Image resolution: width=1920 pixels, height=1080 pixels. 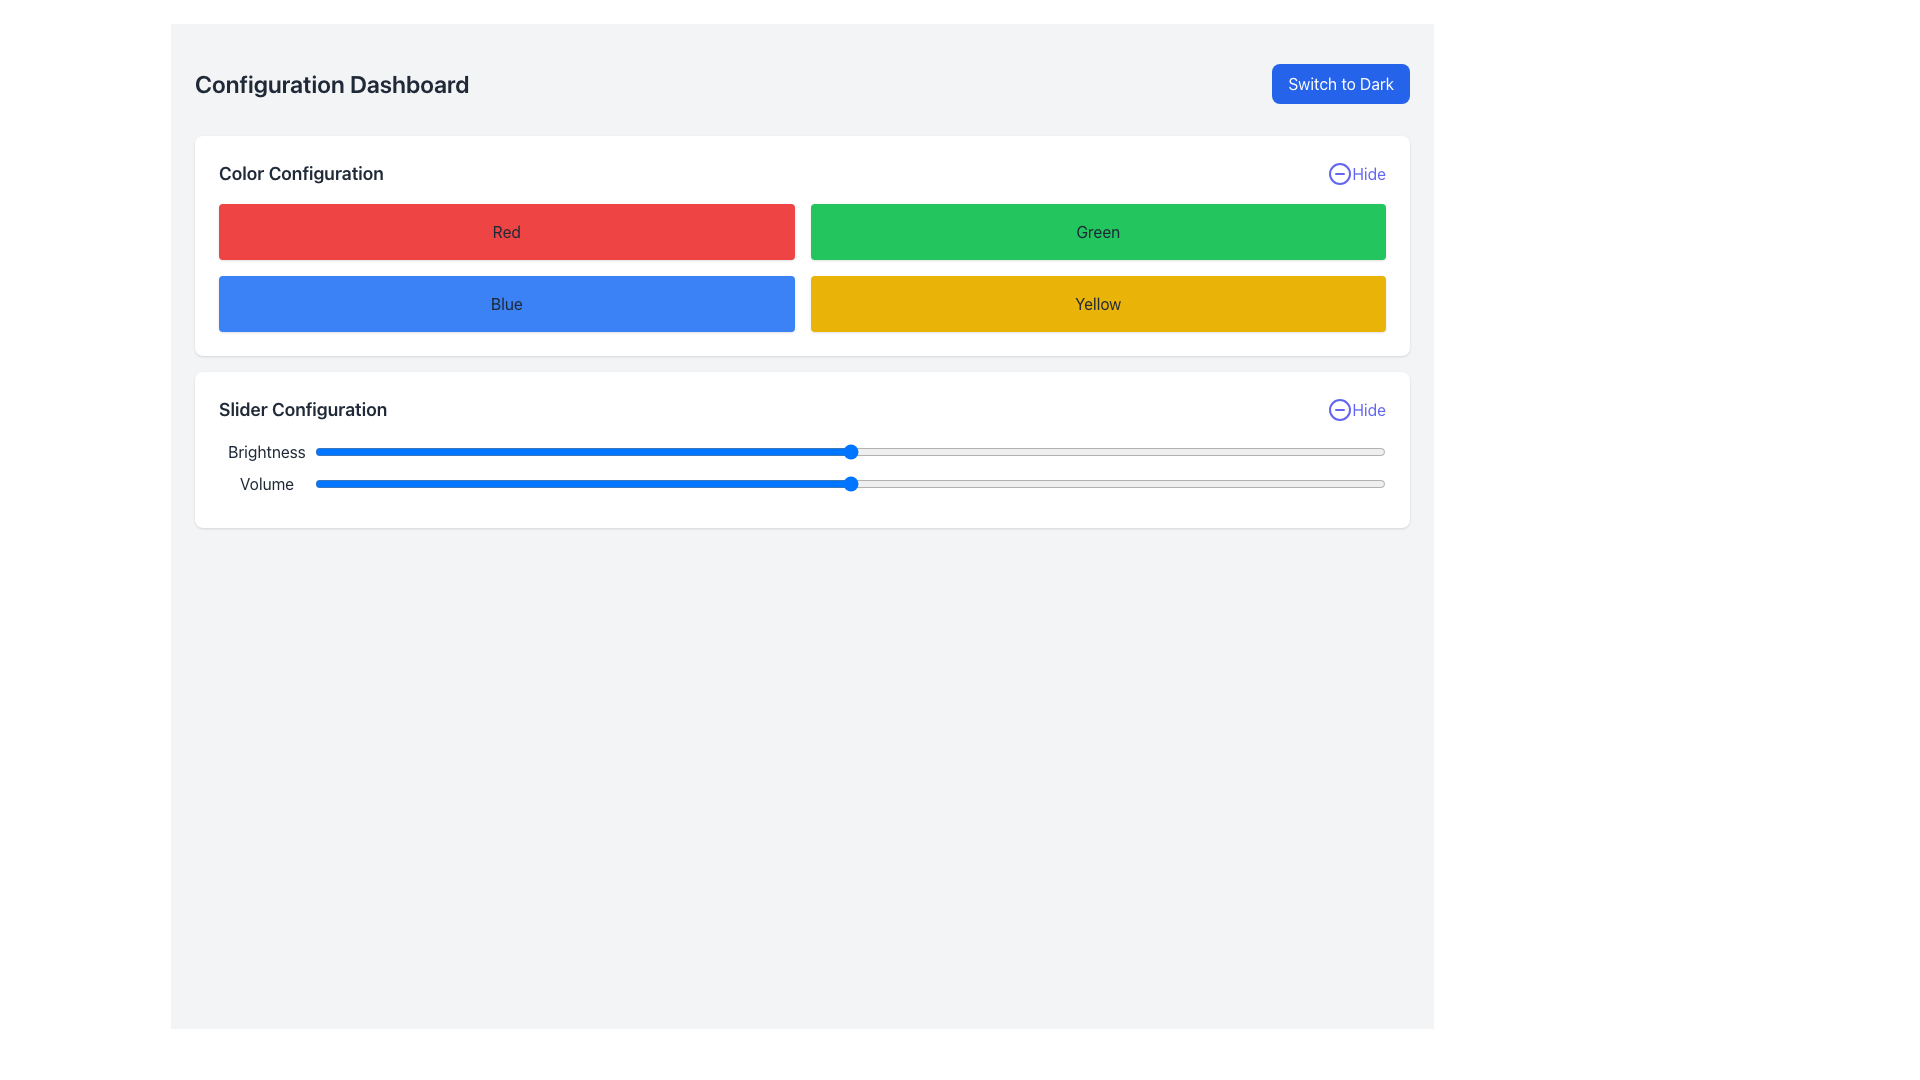 What do you see at coordinates (1341, 83) in the screenshot?
I see `the button located in the top-right corner of the application's main interface, next to 'Configuration Dashboard'` at bounding box center [1341, 83].